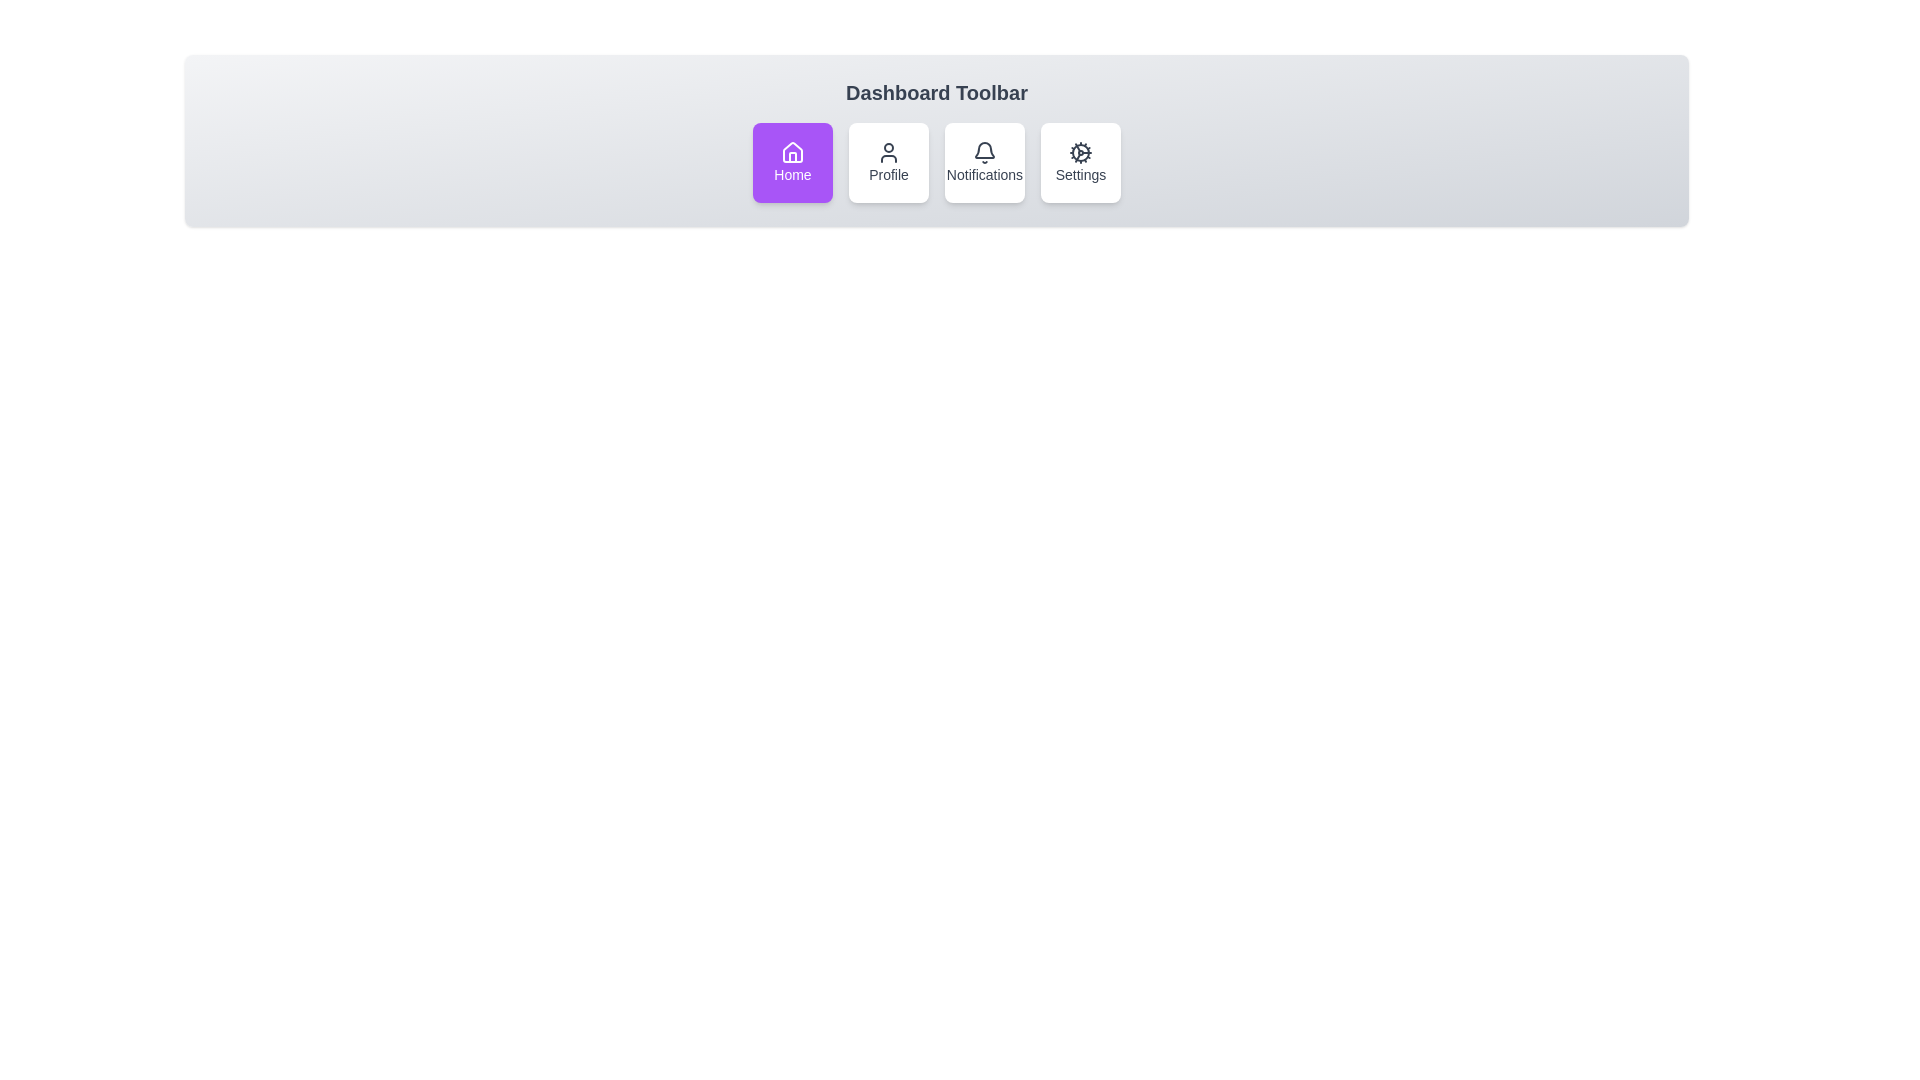  I want to click on the Notifications toolbar item to activate it, so click(984, 161).